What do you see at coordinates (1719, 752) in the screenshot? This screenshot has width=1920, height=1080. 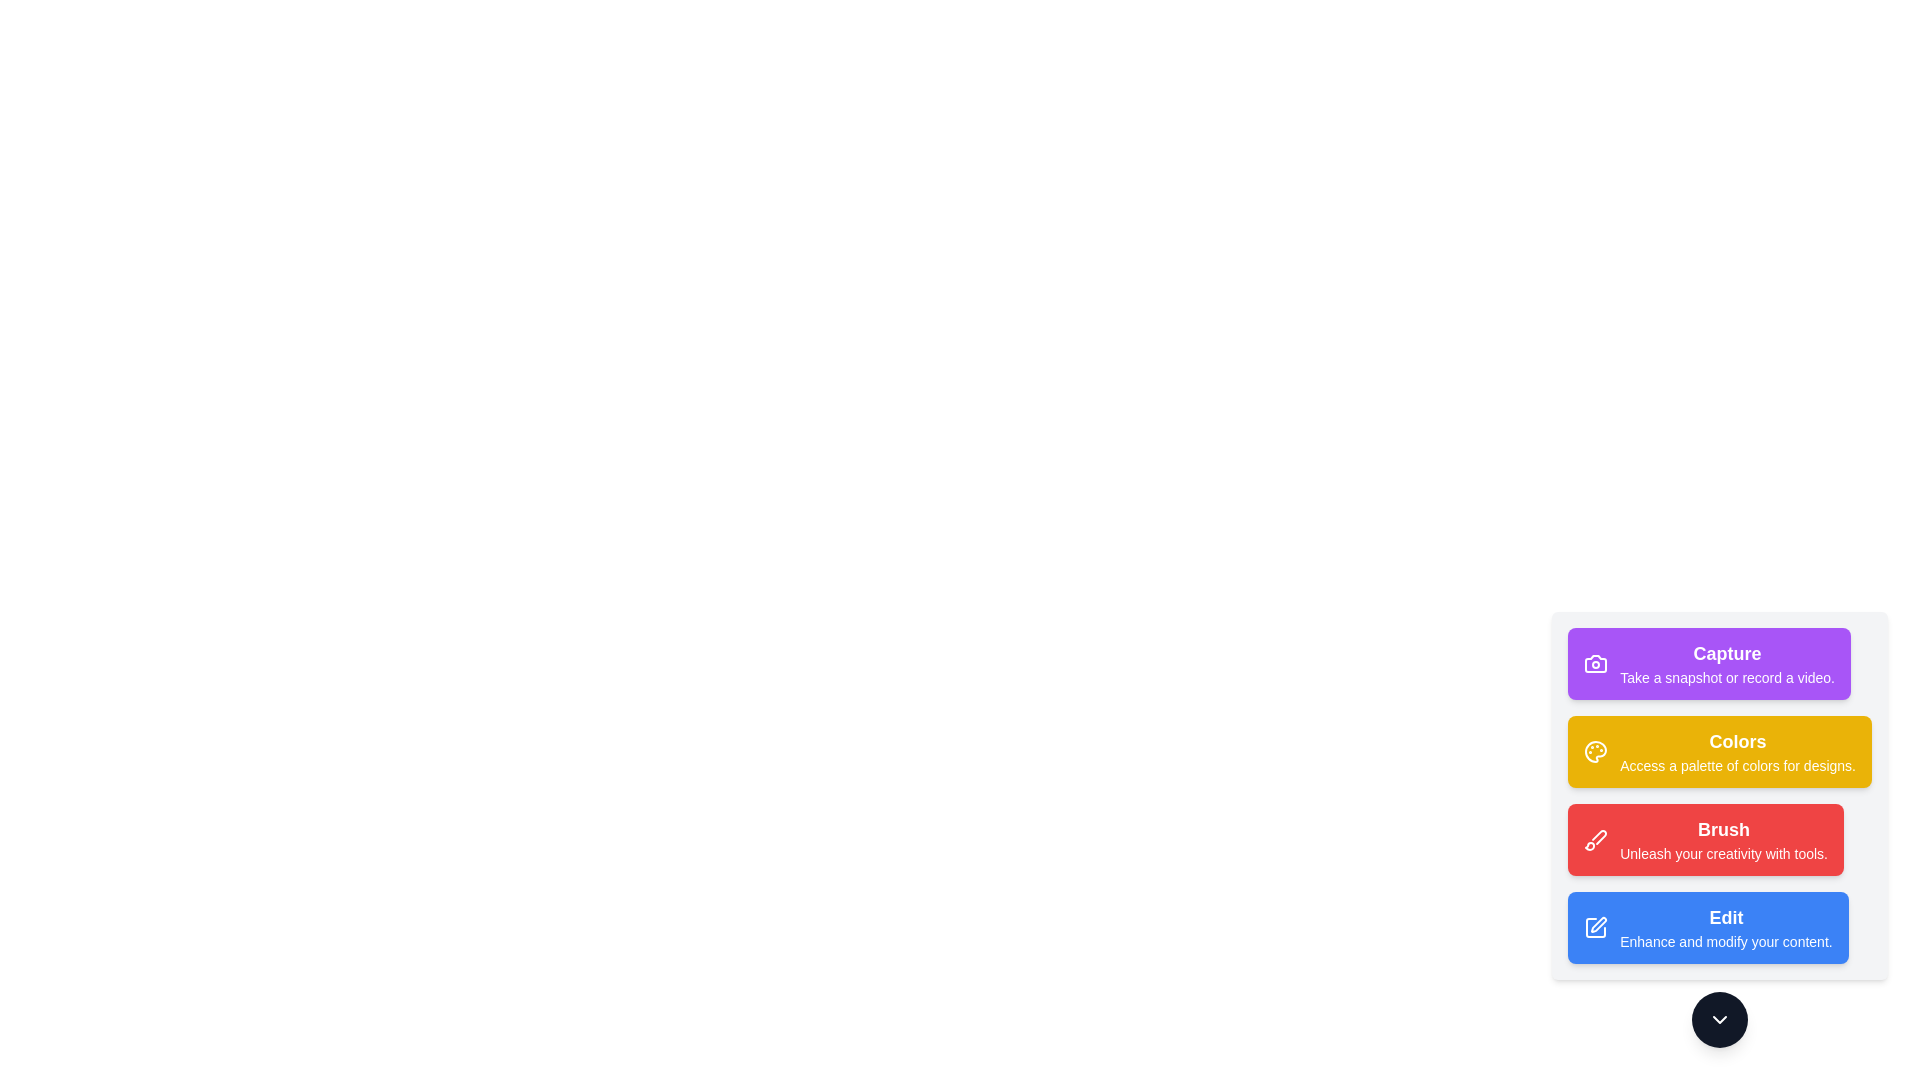 I see `the tool button labeled Colors to view its hover effect` at bounding box center [1719, 752].